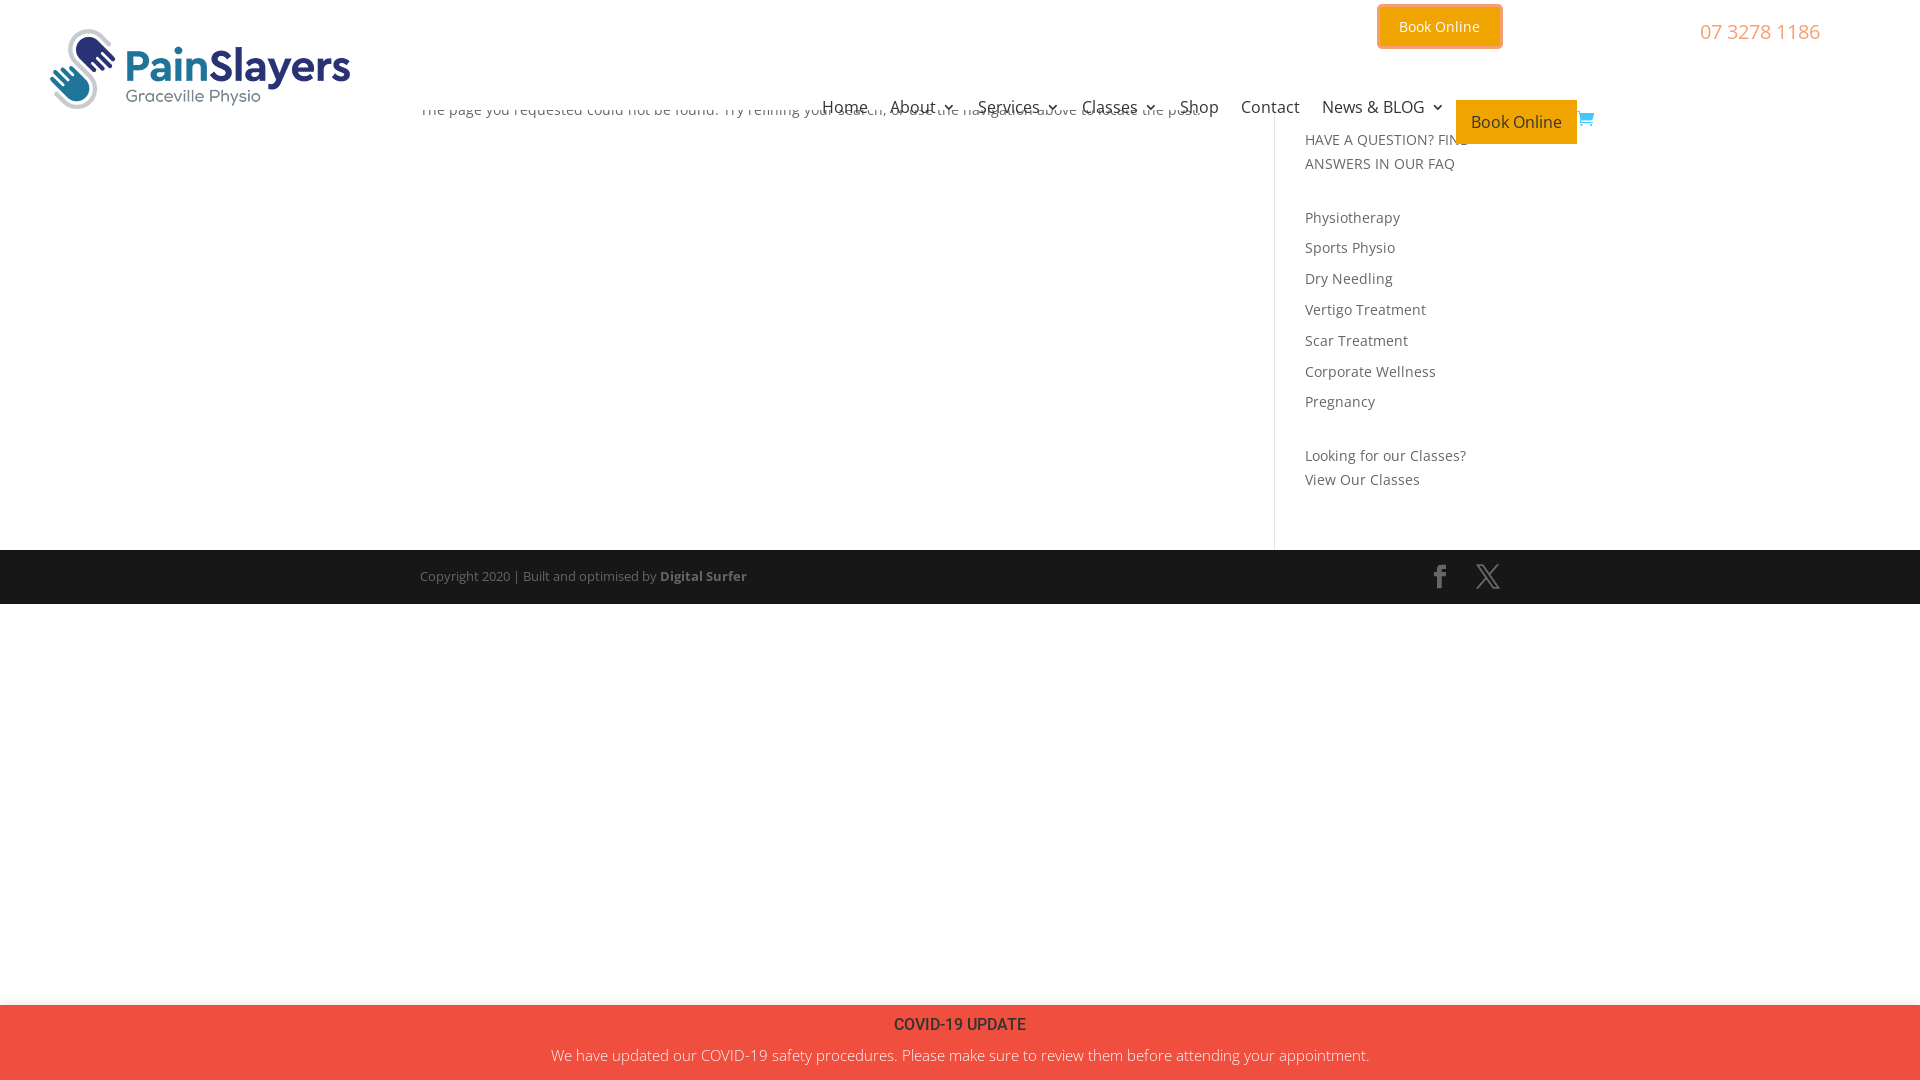 Image resolution: width=1920 pixels, height=1080 pixels. I want to click on 'Home', so click(844, 122).